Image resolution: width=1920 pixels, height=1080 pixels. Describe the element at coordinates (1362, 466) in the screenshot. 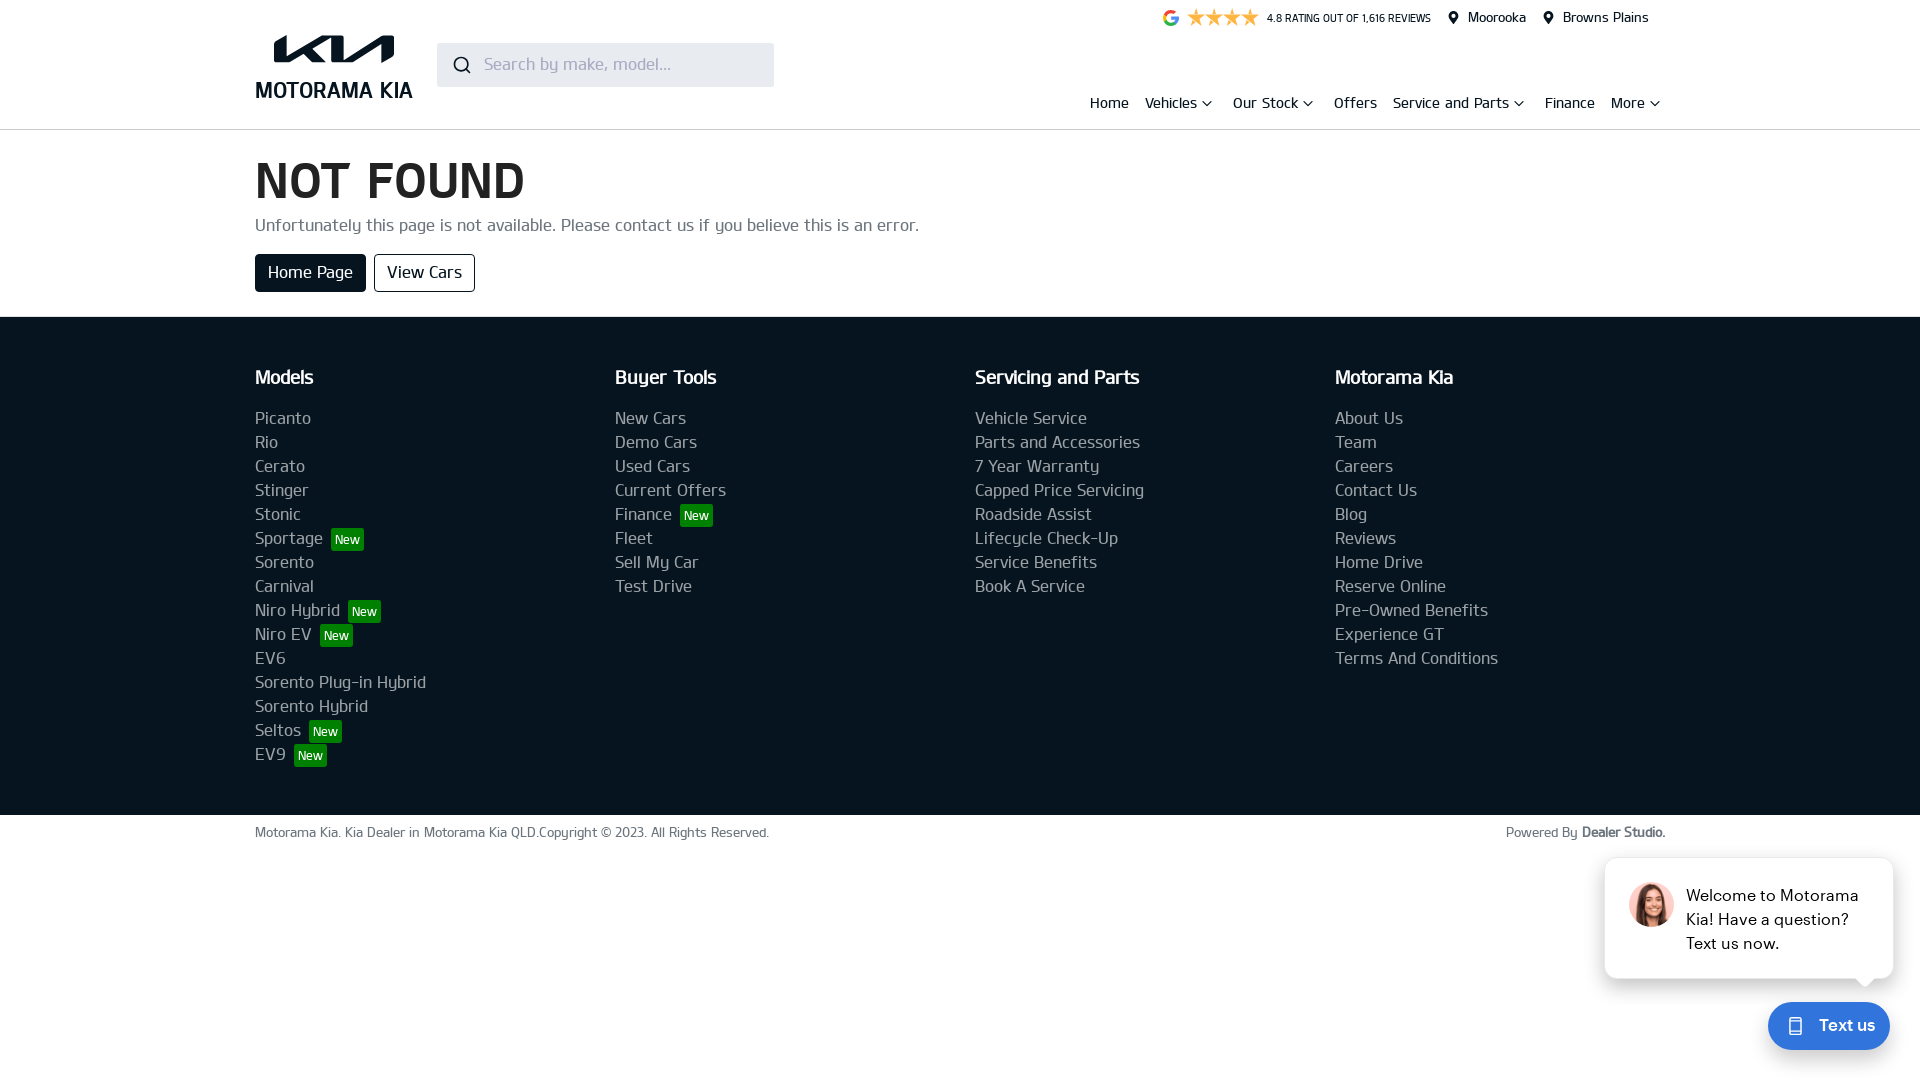

I see `'Careers'` at that location.